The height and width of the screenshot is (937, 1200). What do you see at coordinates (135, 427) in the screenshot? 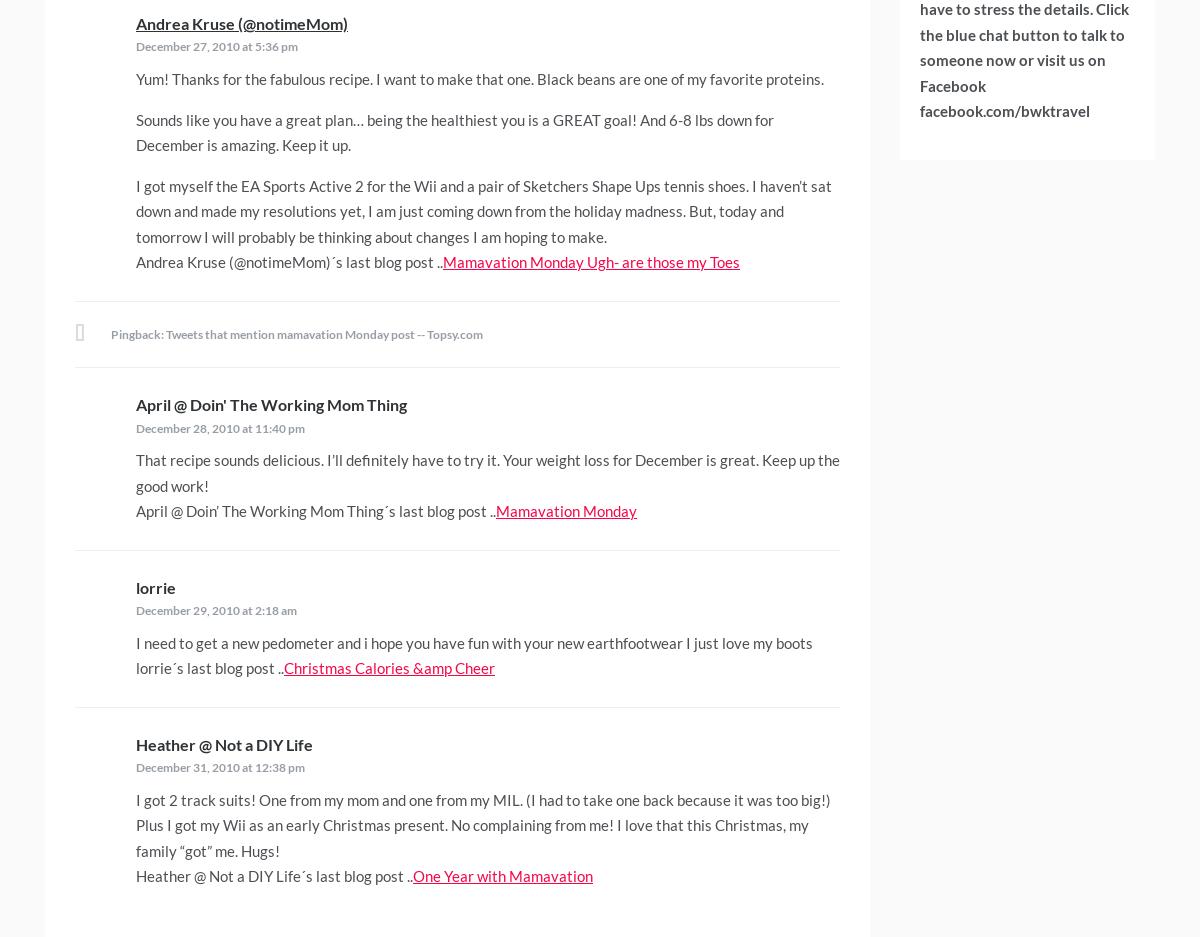
I see `'December 28, 2010 at 11:40 pm'` at bounding box center [135, 427].